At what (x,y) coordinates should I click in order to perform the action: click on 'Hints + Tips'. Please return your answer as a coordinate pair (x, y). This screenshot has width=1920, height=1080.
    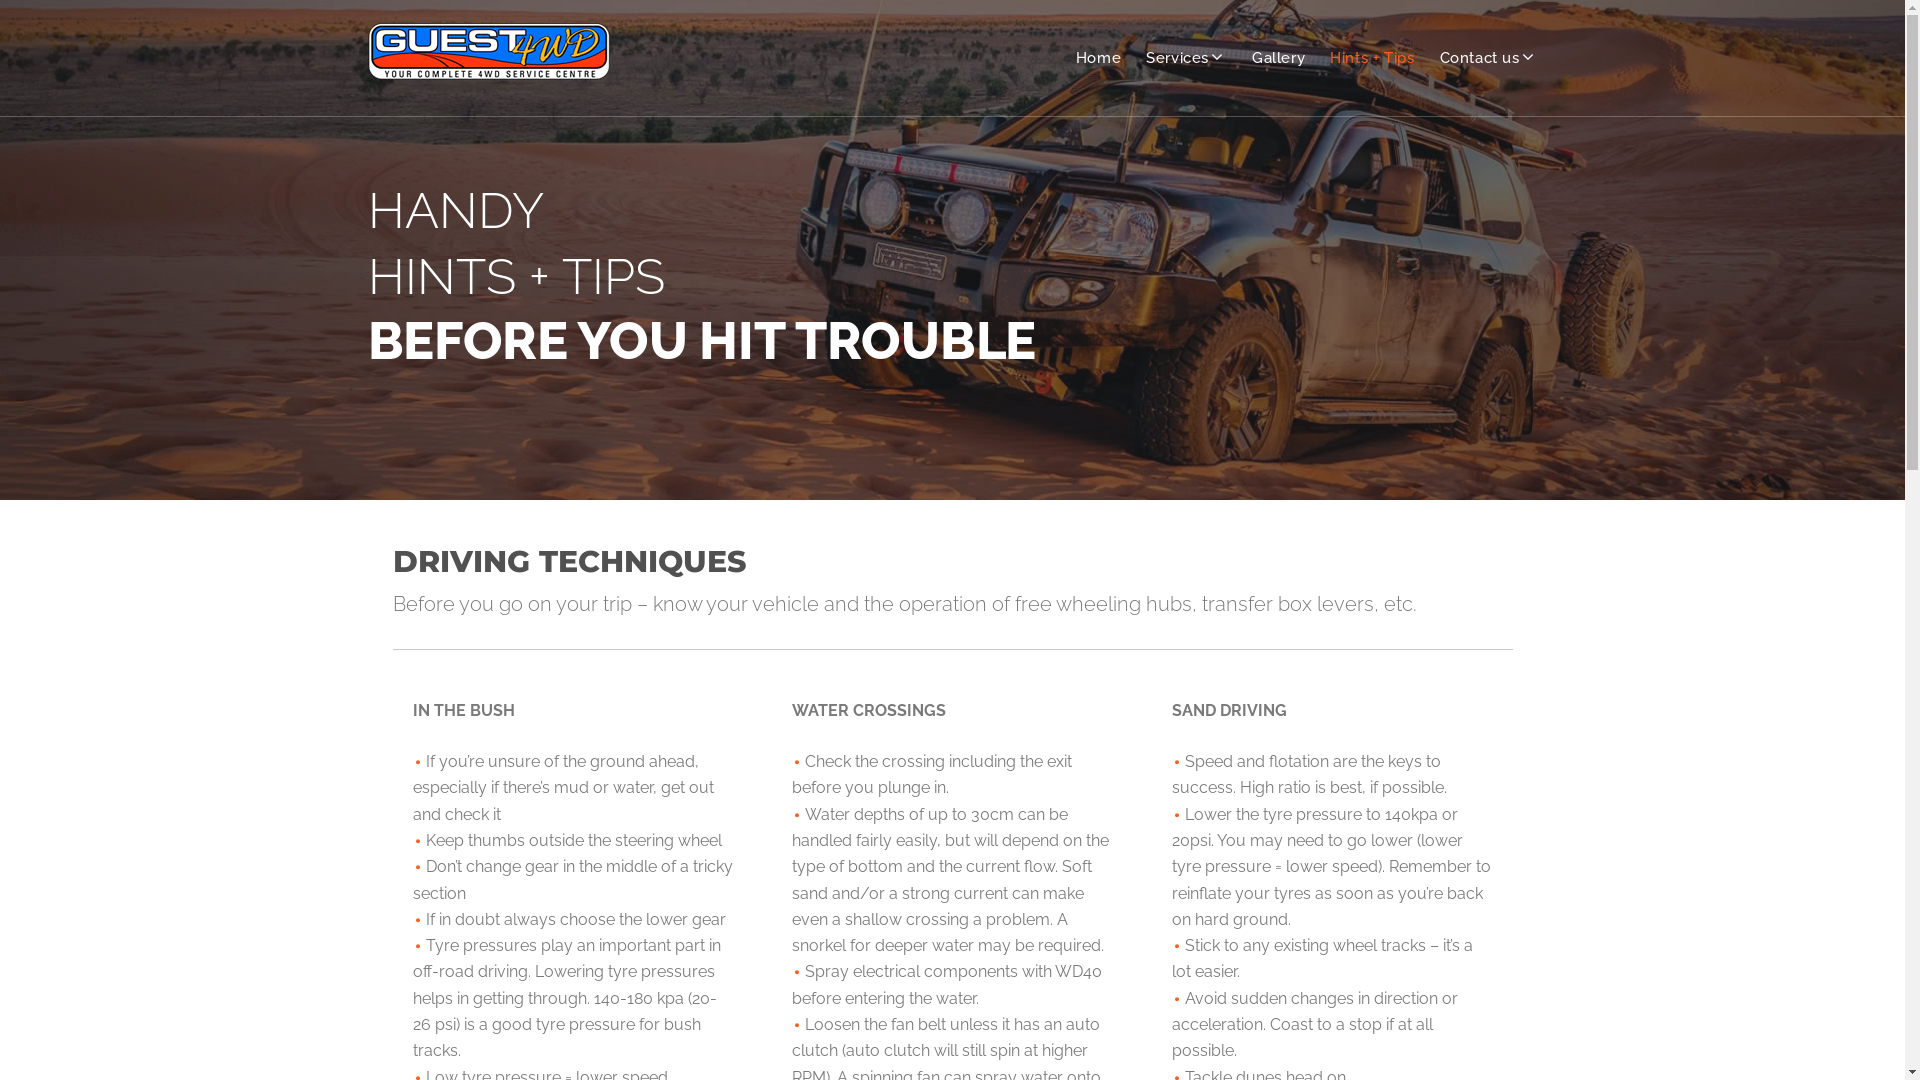
    Looking at the image, I should click on (1371, 57).